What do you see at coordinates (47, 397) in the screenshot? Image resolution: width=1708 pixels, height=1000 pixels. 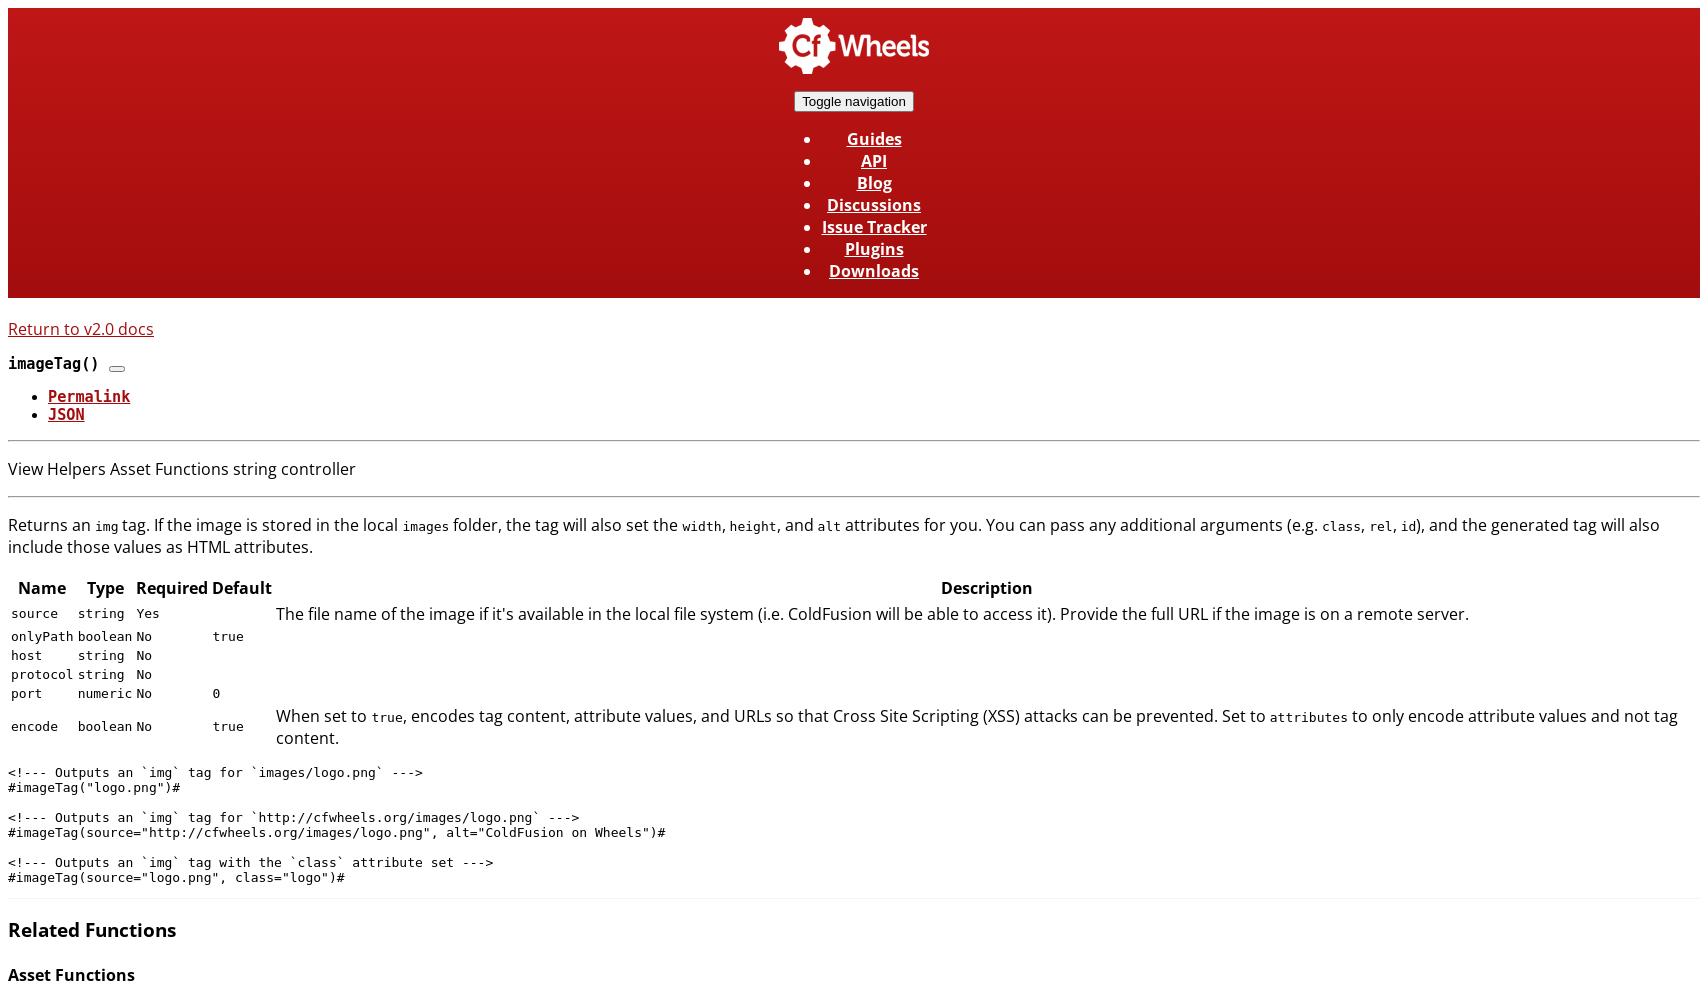 I see `'Permalink'` at bounding box center [47, 397].